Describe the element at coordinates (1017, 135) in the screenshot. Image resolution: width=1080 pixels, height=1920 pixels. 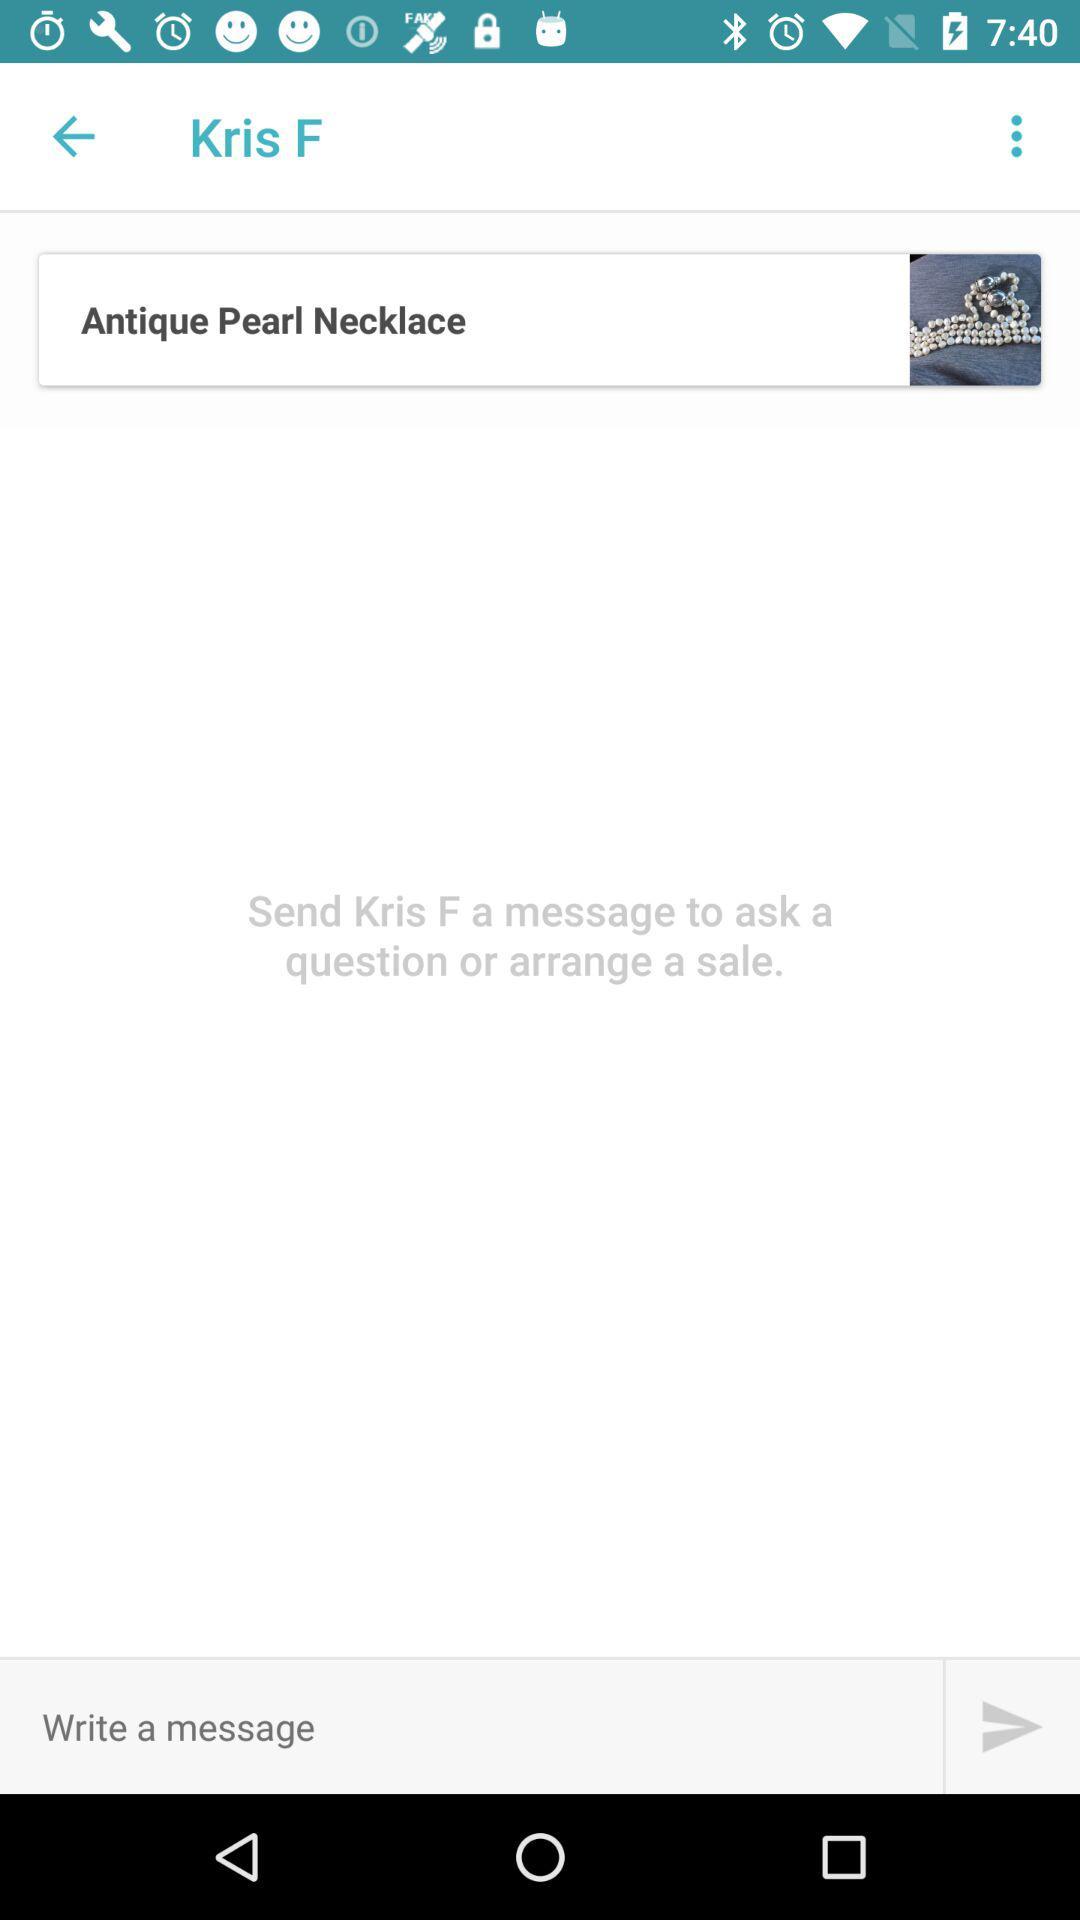
I see `the icon to the right of kris f item` at that location.